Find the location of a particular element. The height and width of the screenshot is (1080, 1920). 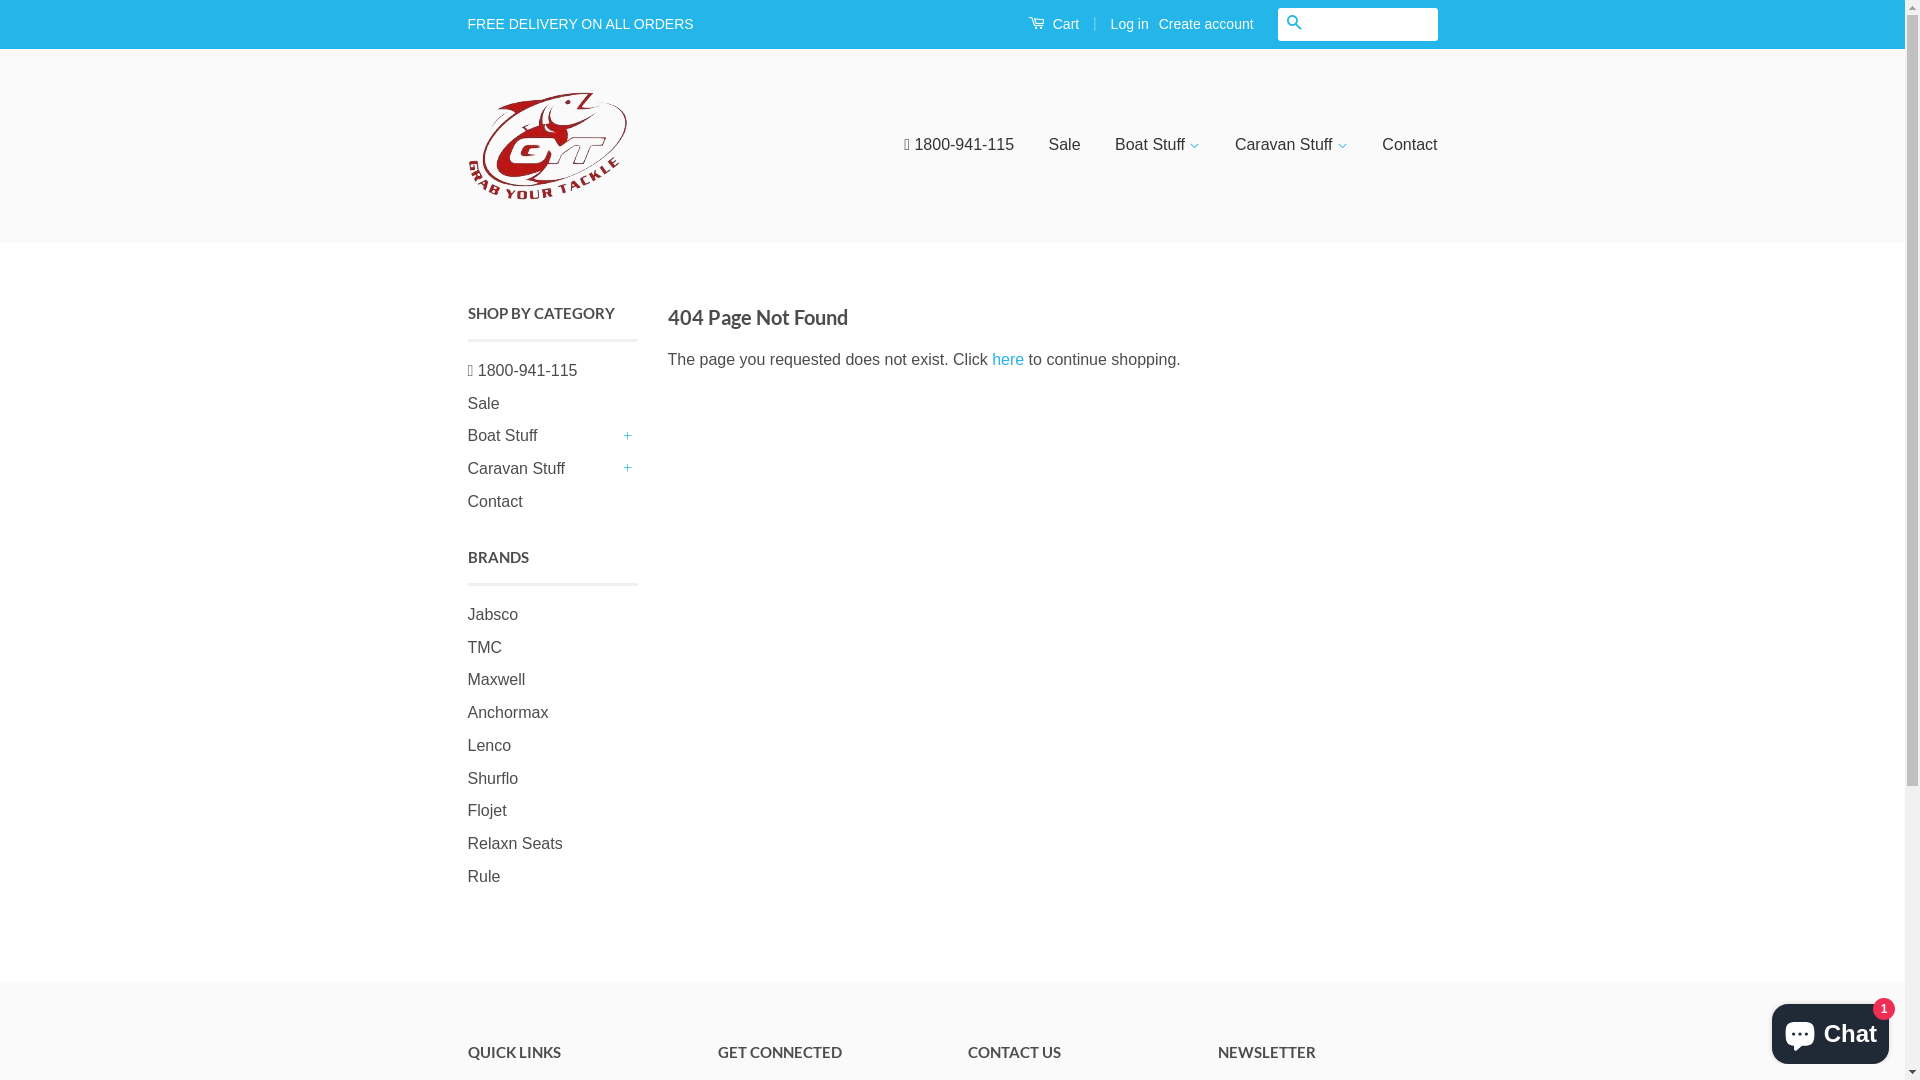

'Jabsco' is located at coordinates (493, 613).